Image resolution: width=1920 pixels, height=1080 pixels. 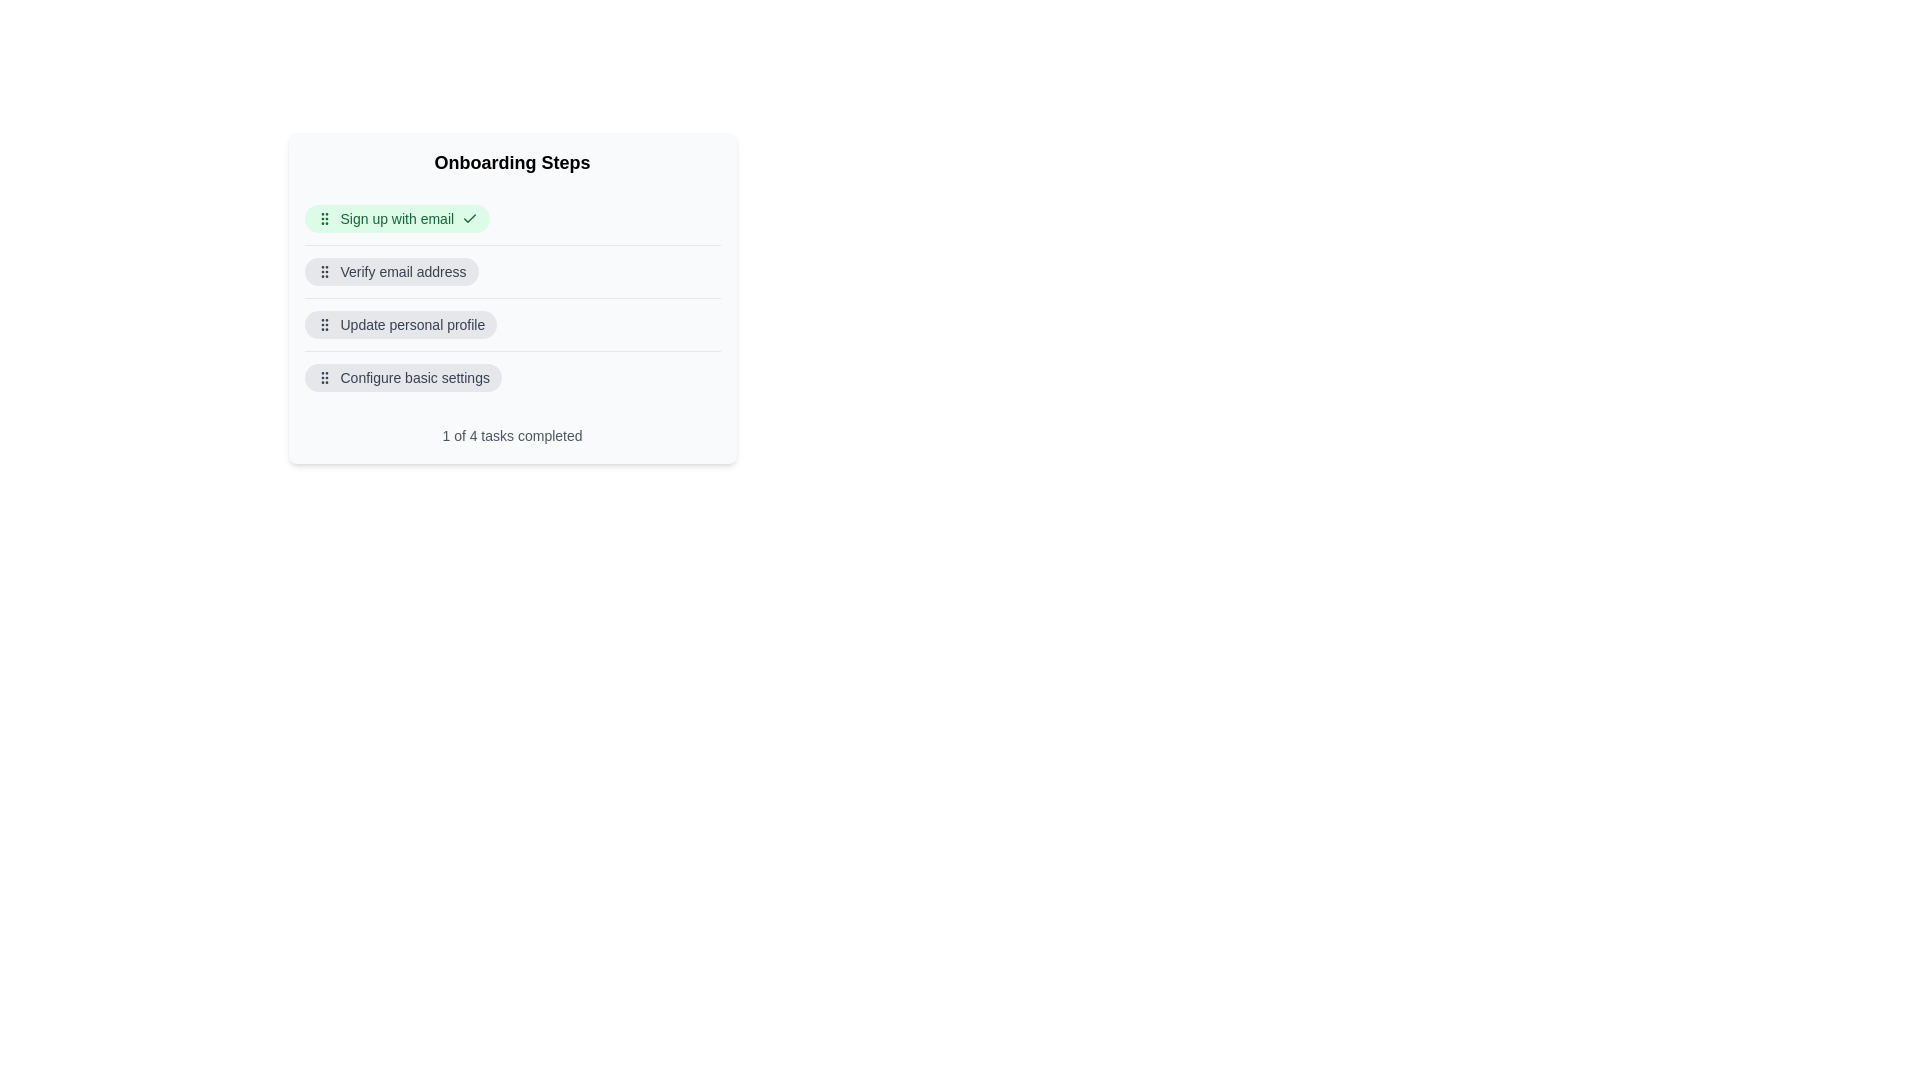 I want to click on the completed onboarding step button, which is the first item in the vertical list of onboarding steps located below the title 'Onboarding Steps', so click(x=397, y=219).